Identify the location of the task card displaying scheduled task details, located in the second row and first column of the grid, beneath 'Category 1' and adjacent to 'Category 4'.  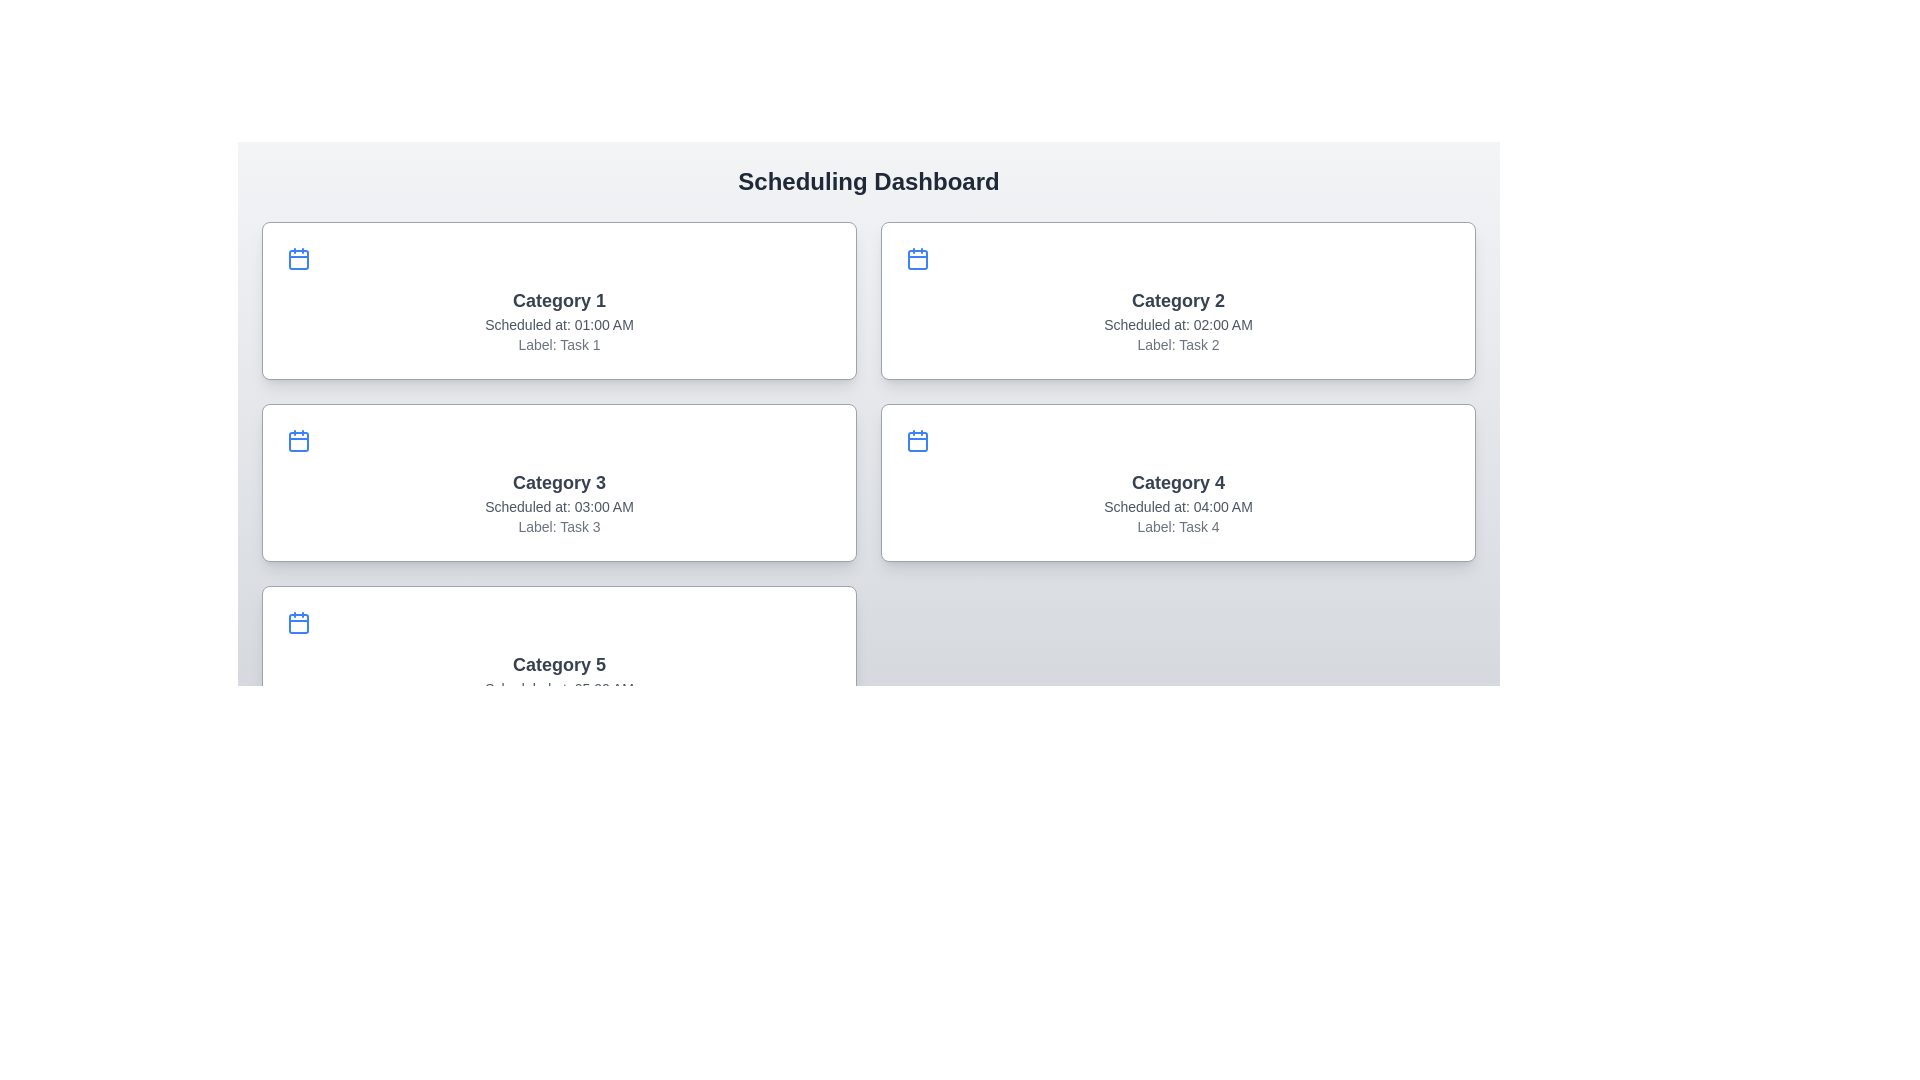
(559, 482).